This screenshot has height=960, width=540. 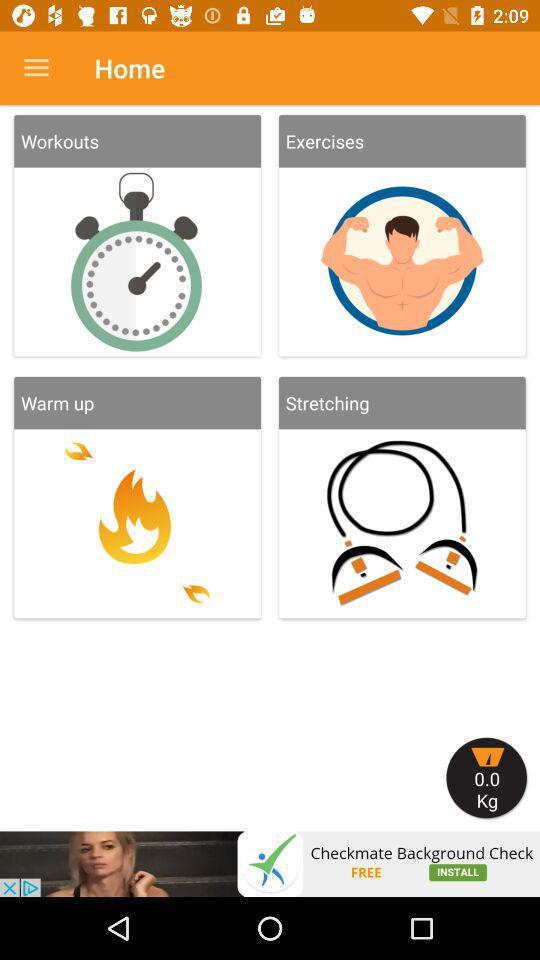 I want to click on advateshment, so click(x=270, y=863).